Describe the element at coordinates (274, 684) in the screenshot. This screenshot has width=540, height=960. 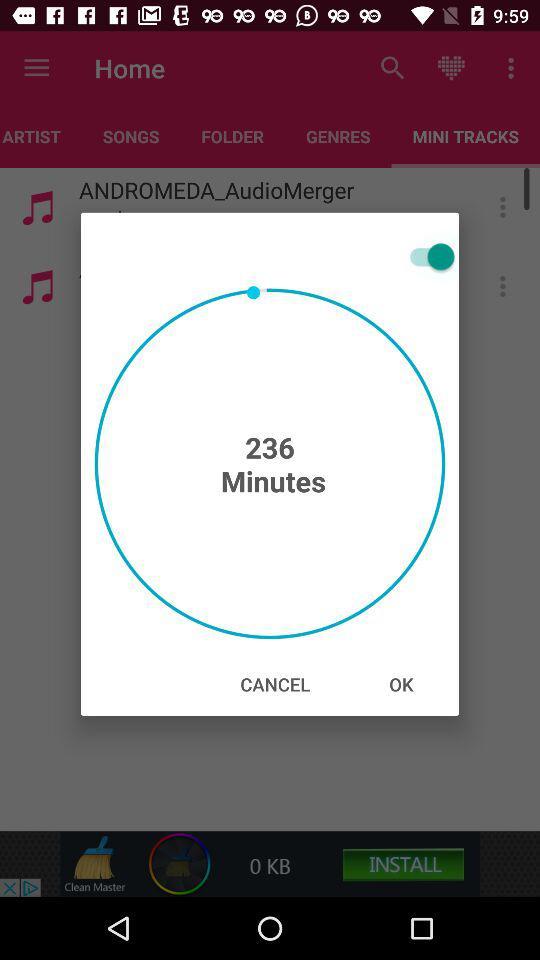
I see `icon next to the ok item` at that location.